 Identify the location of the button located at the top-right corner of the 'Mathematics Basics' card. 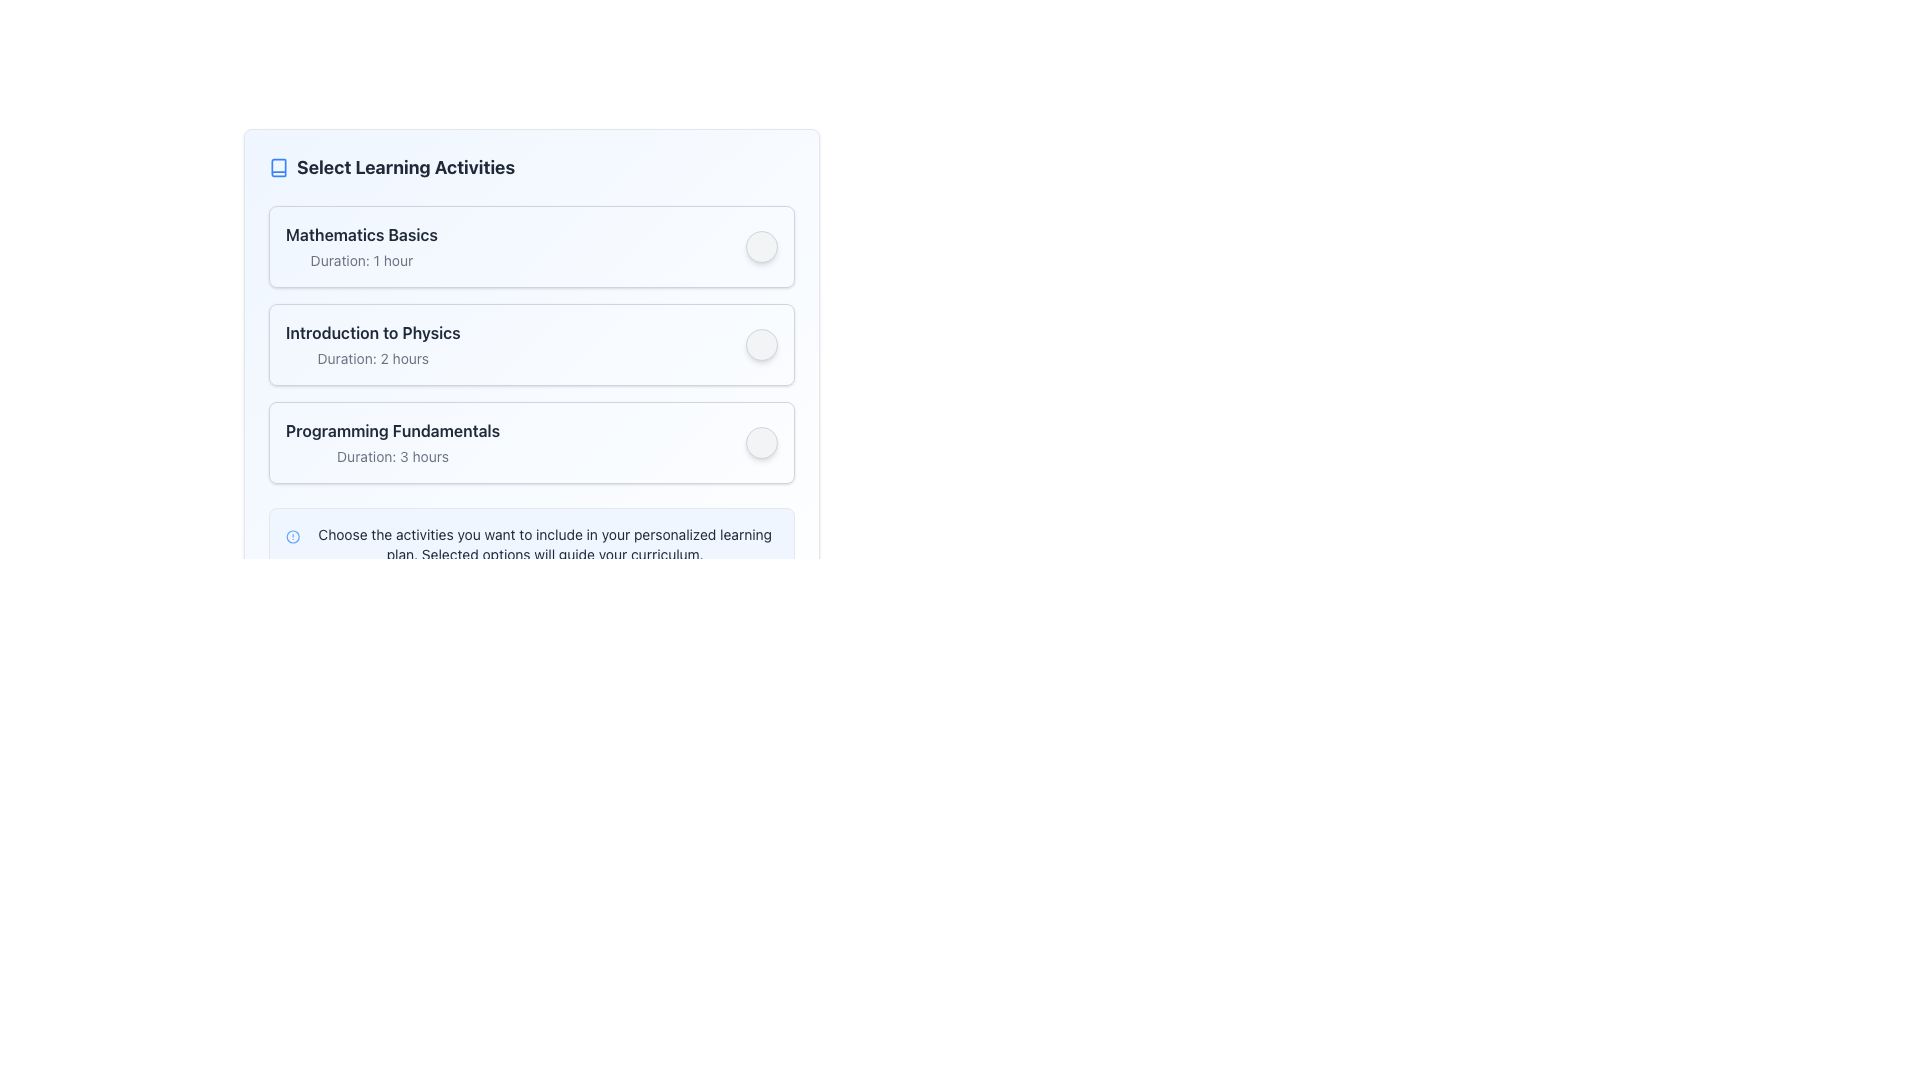
(761, 245).